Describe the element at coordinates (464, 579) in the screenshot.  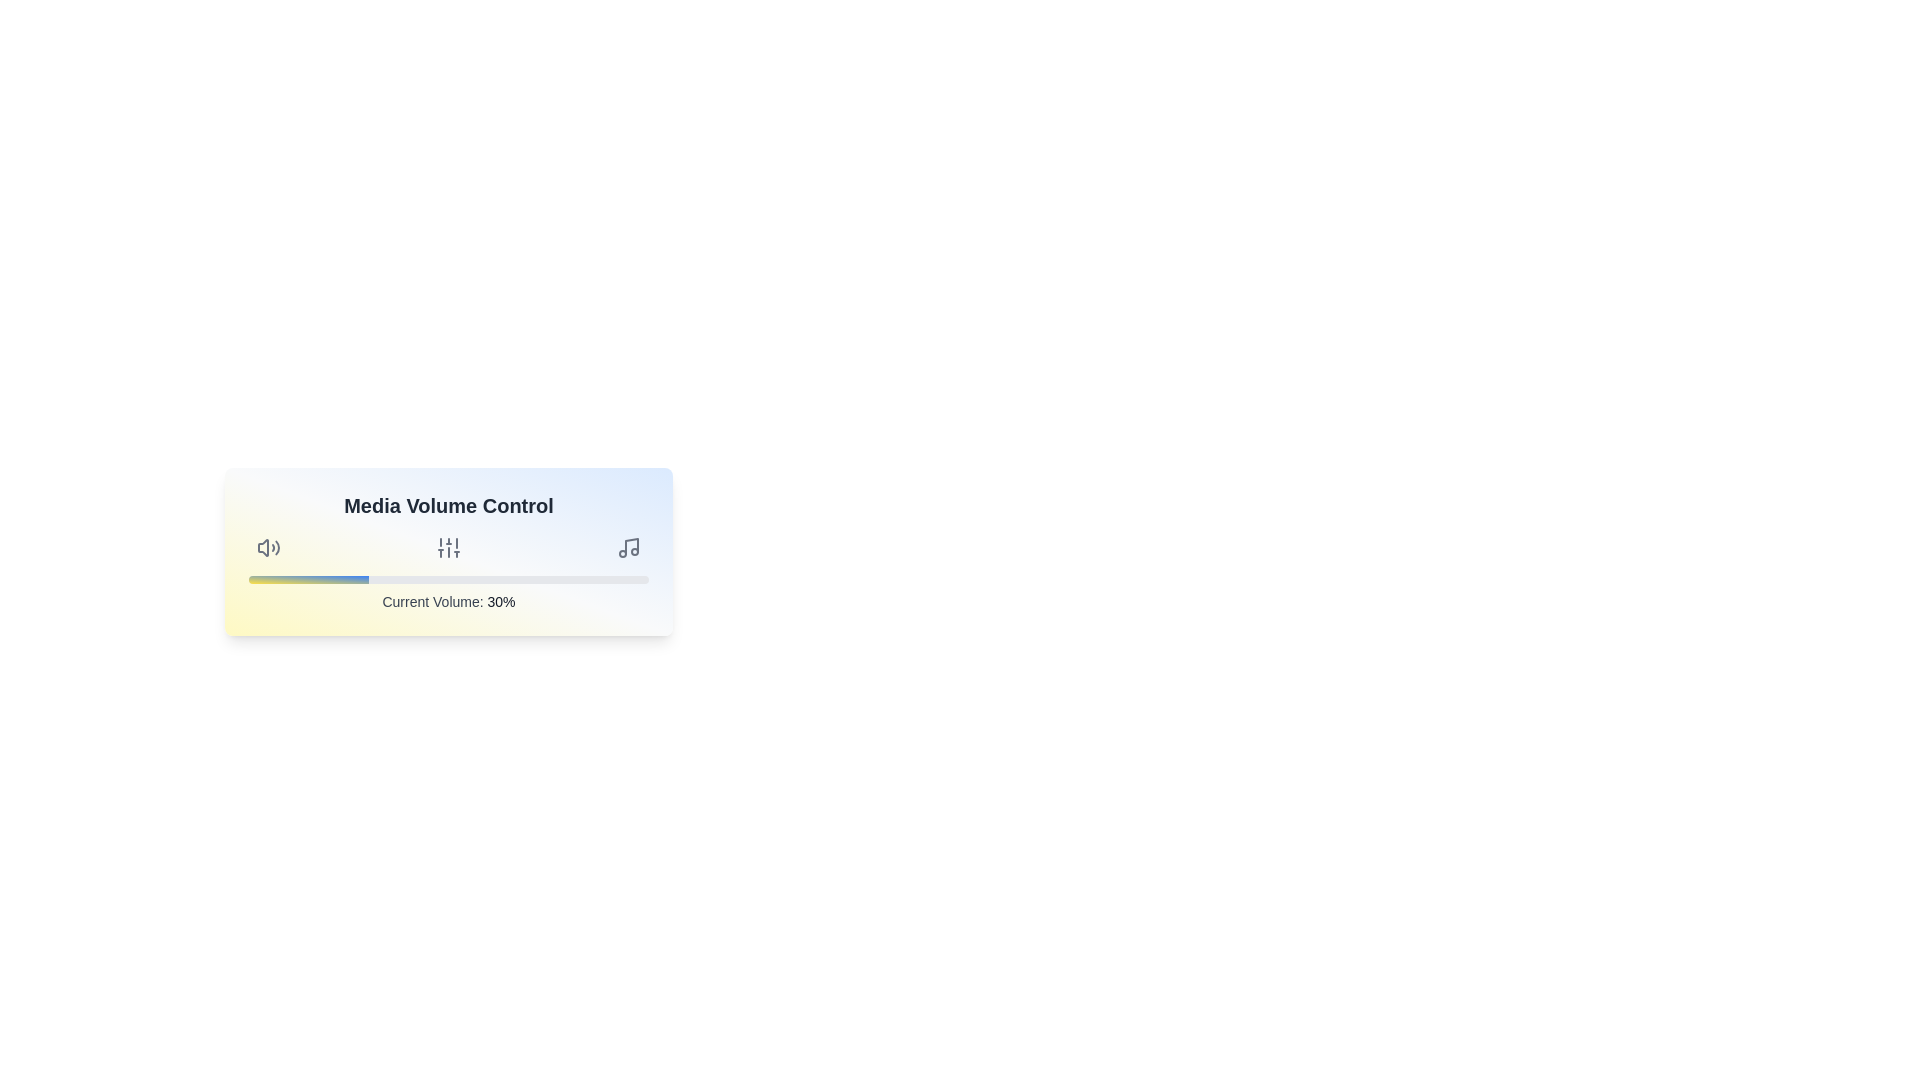
I see `the volume` at that location.